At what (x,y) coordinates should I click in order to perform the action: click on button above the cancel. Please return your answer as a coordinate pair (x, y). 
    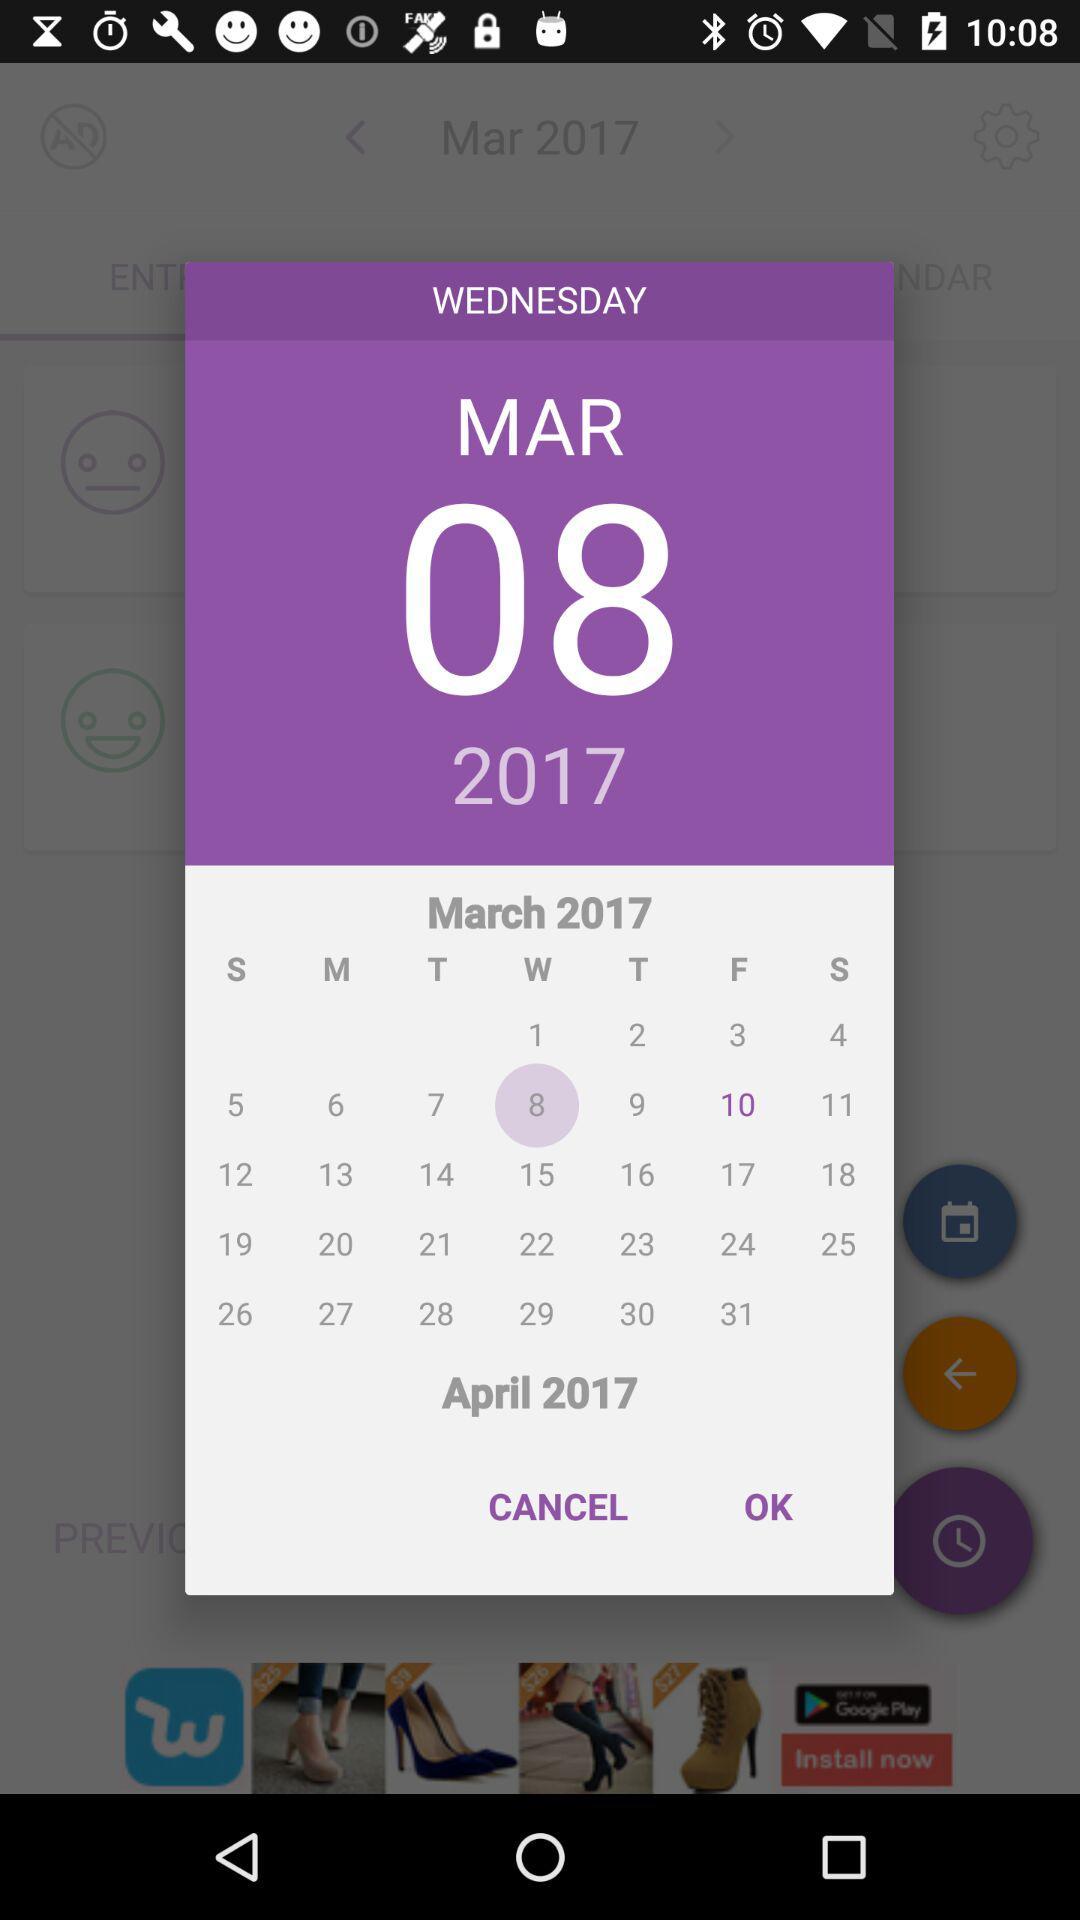
    Looking at the image, I should click on (538, 1380).